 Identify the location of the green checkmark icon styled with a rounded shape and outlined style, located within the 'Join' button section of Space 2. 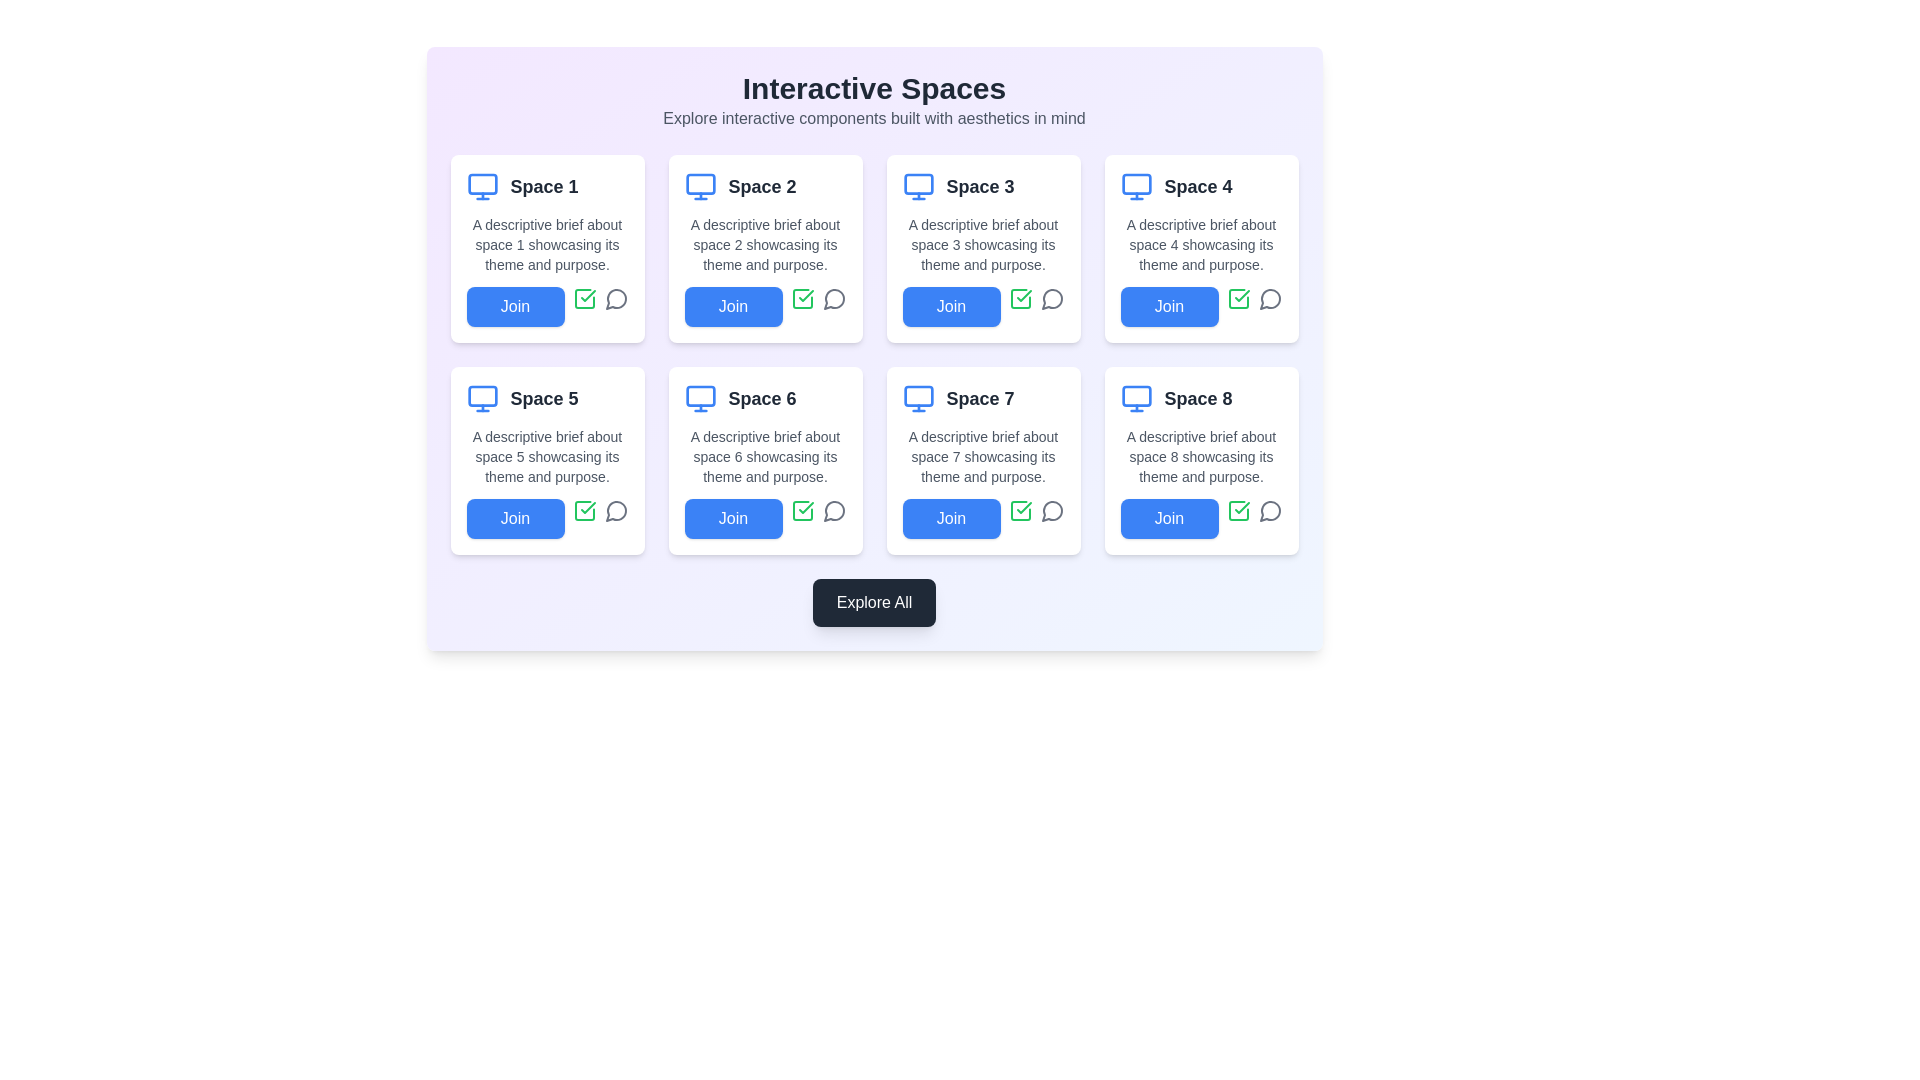
(587, 296).